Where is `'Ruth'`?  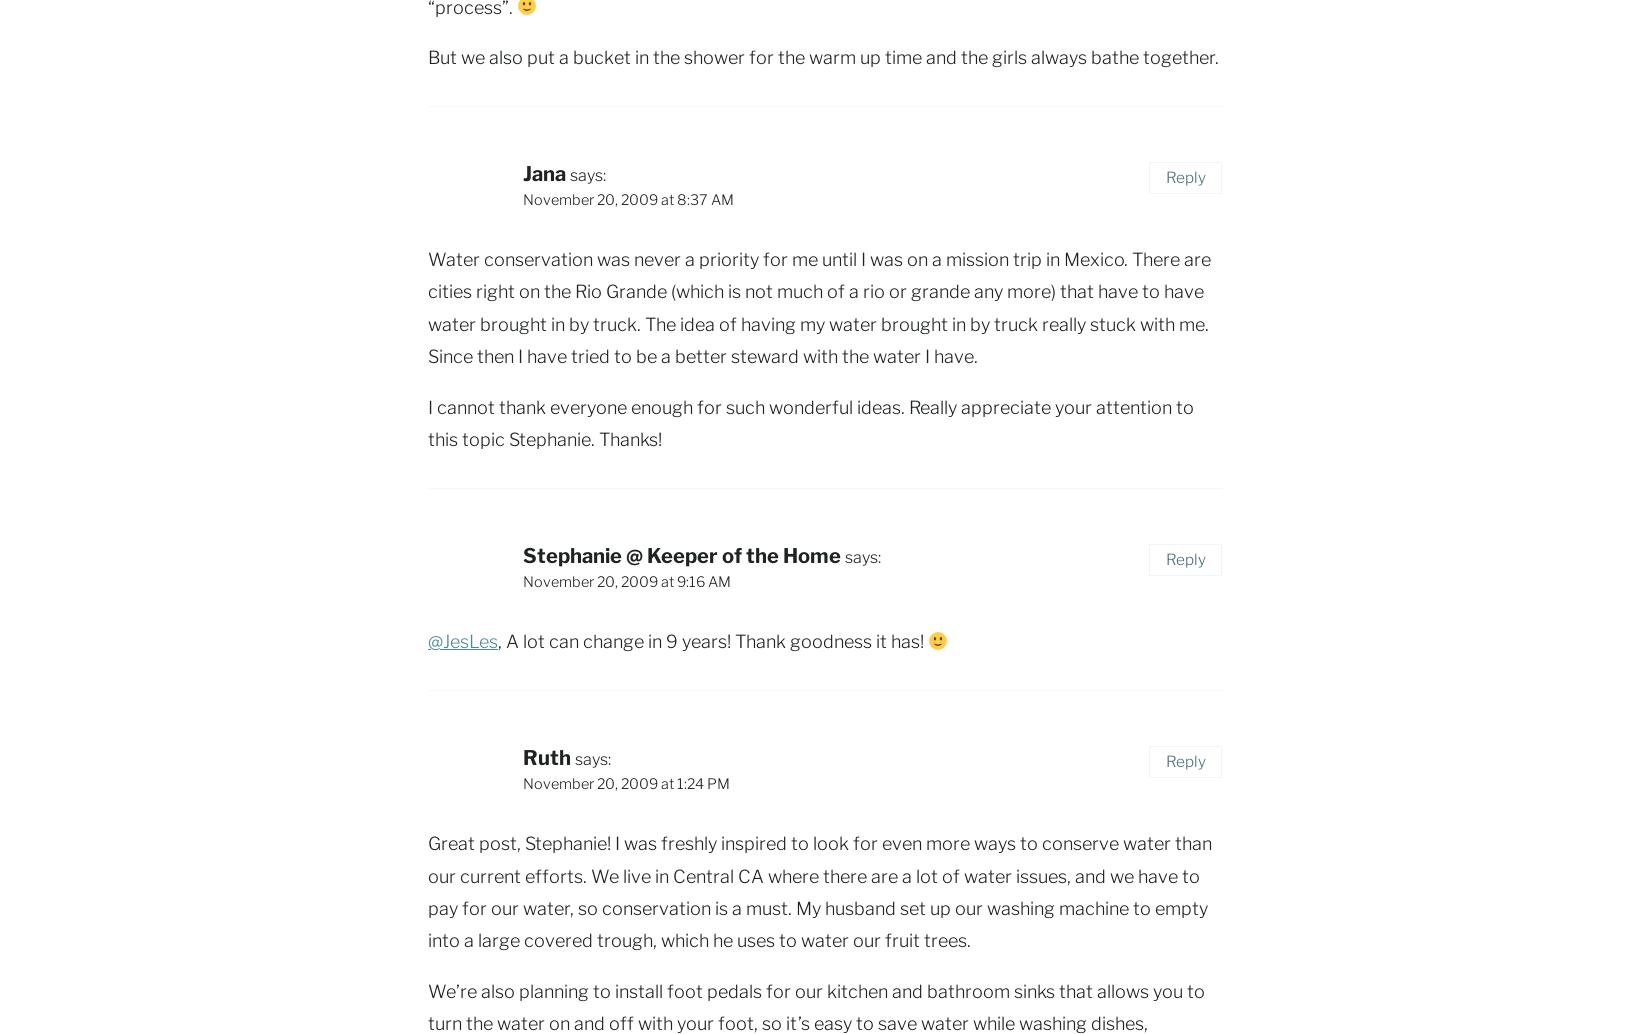
'Ruth' is located at coordinates (545, 758).